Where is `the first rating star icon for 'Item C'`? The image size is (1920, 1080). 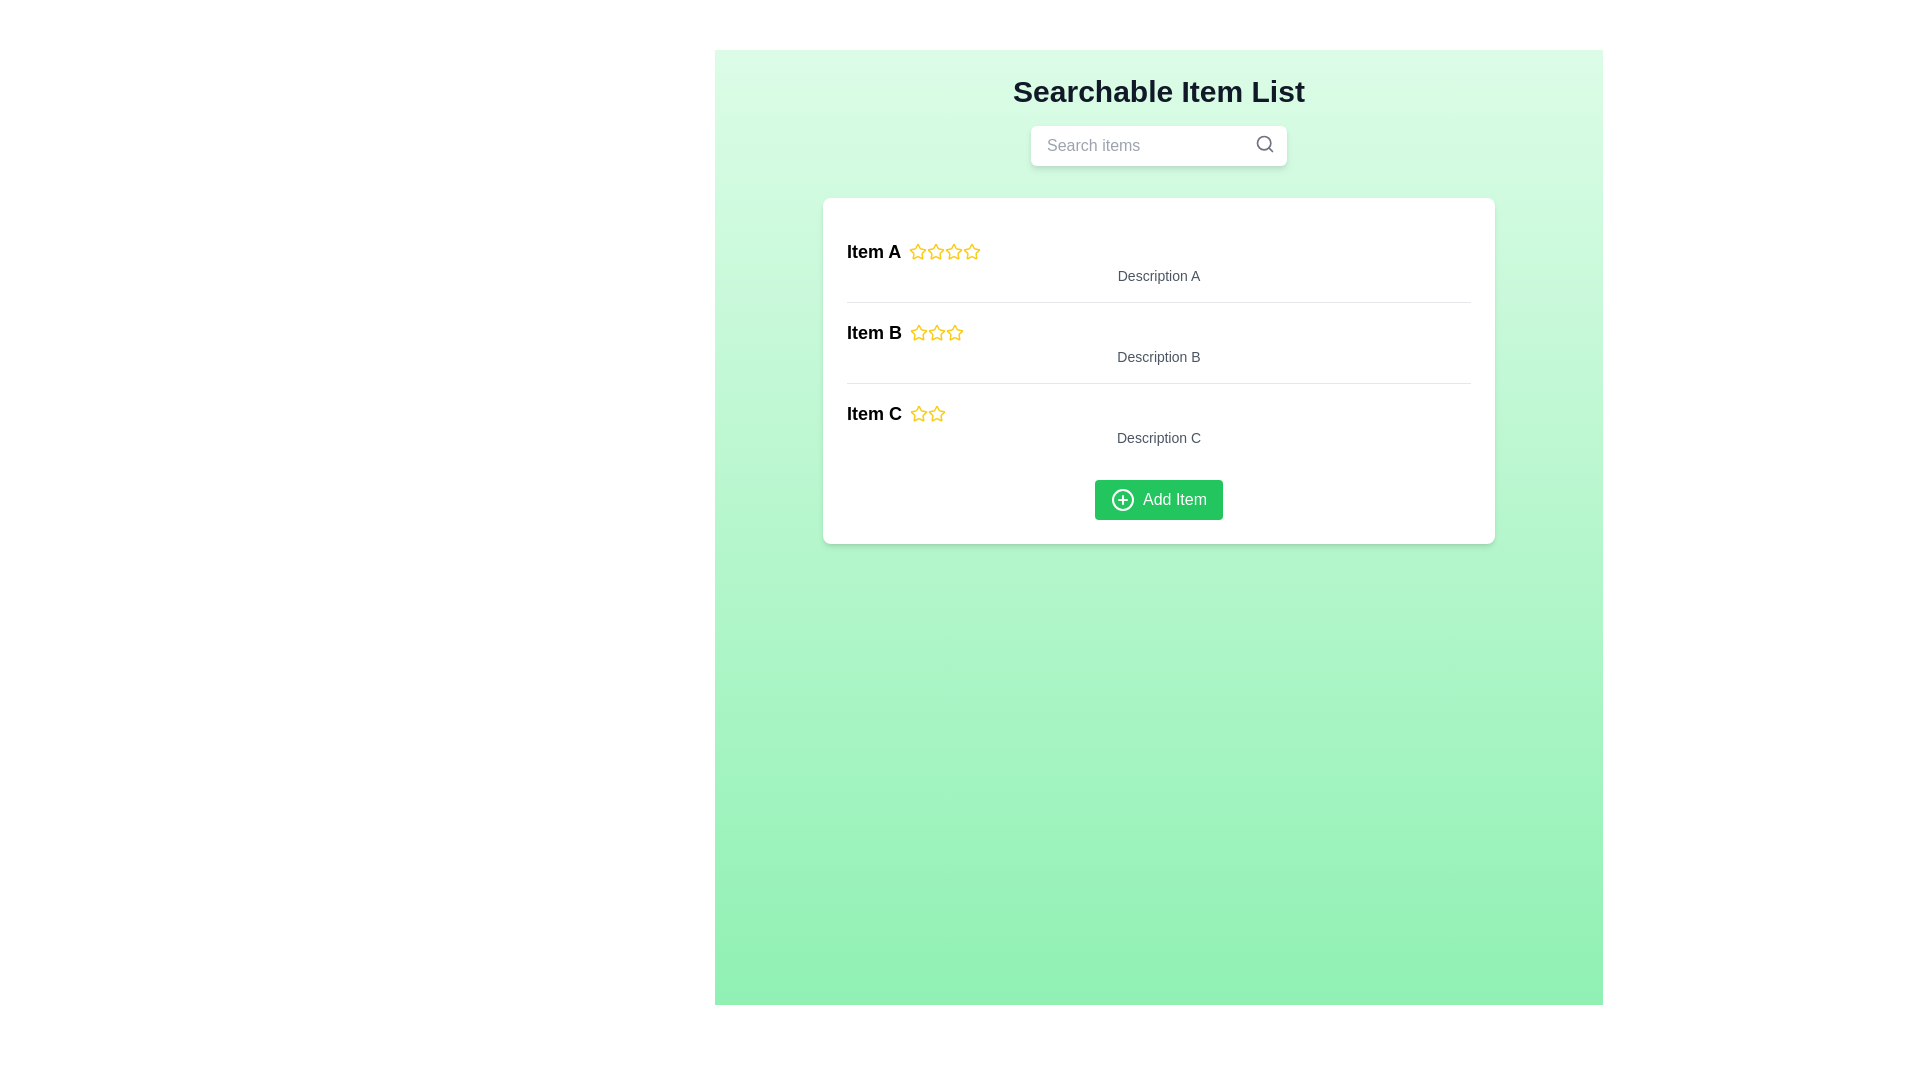 the first rating star icon for 'Item C' is located at coordinates (917, 412).